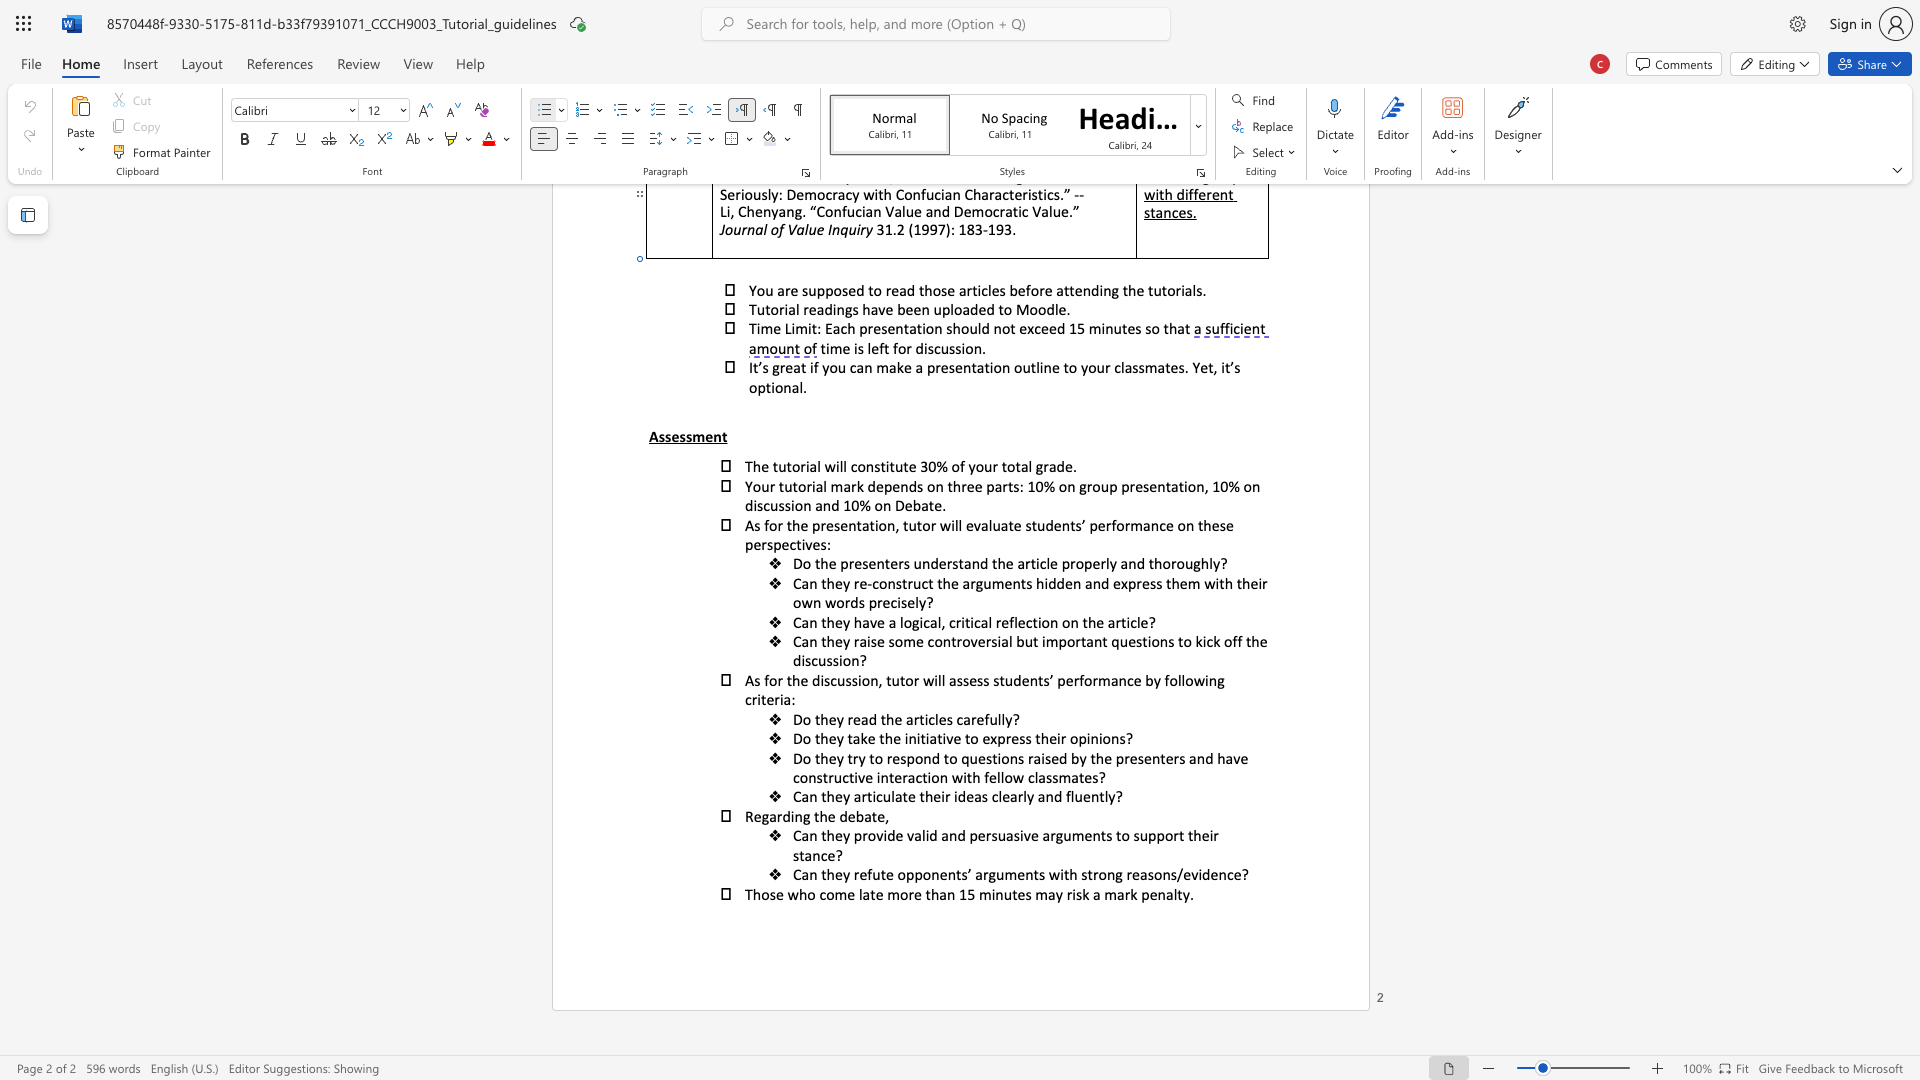  What do you see at coordinates (863, 873) in the screenshot?
I see `the 2th character "e" in the text` at bounding box center [863, 873].